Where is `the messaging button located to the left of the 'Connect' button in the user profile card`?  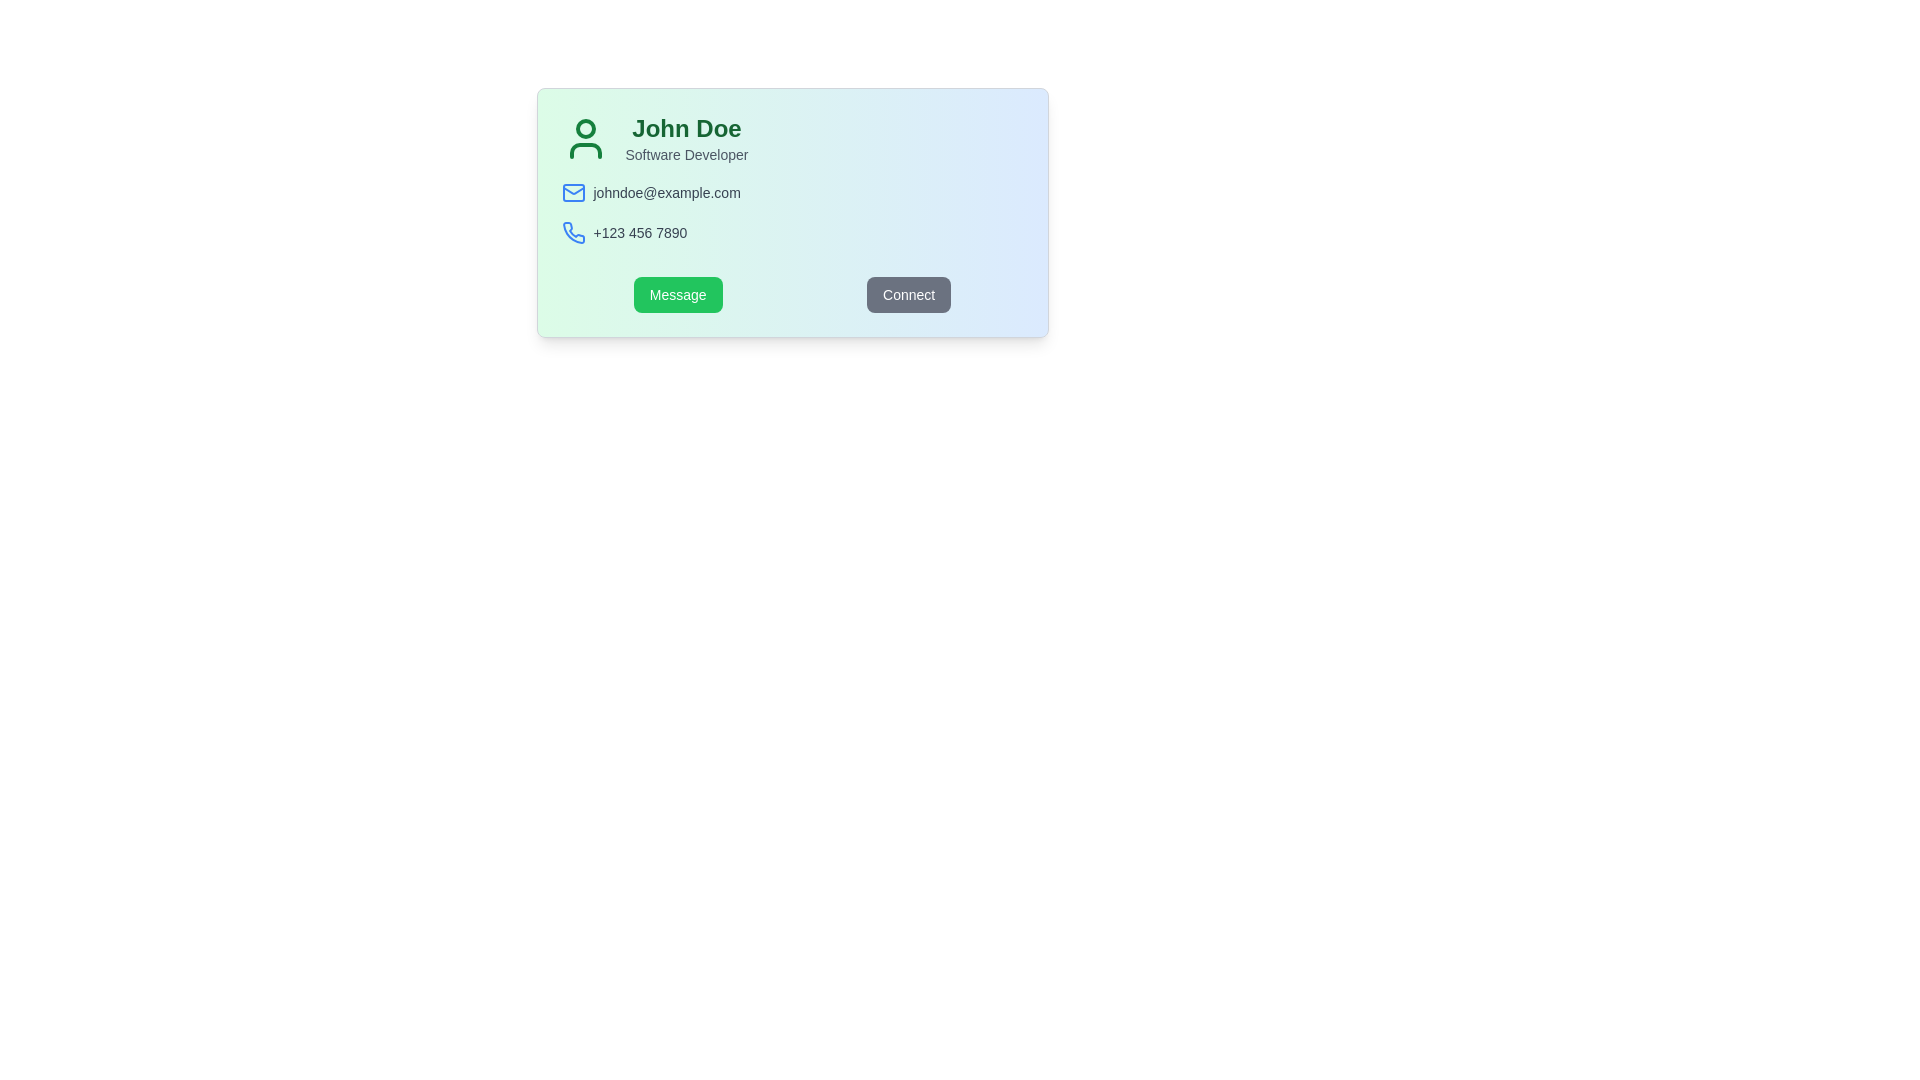 the messaging button located to the left of the 'Connect' button in the user profile card is located at coordinates (678, 294).